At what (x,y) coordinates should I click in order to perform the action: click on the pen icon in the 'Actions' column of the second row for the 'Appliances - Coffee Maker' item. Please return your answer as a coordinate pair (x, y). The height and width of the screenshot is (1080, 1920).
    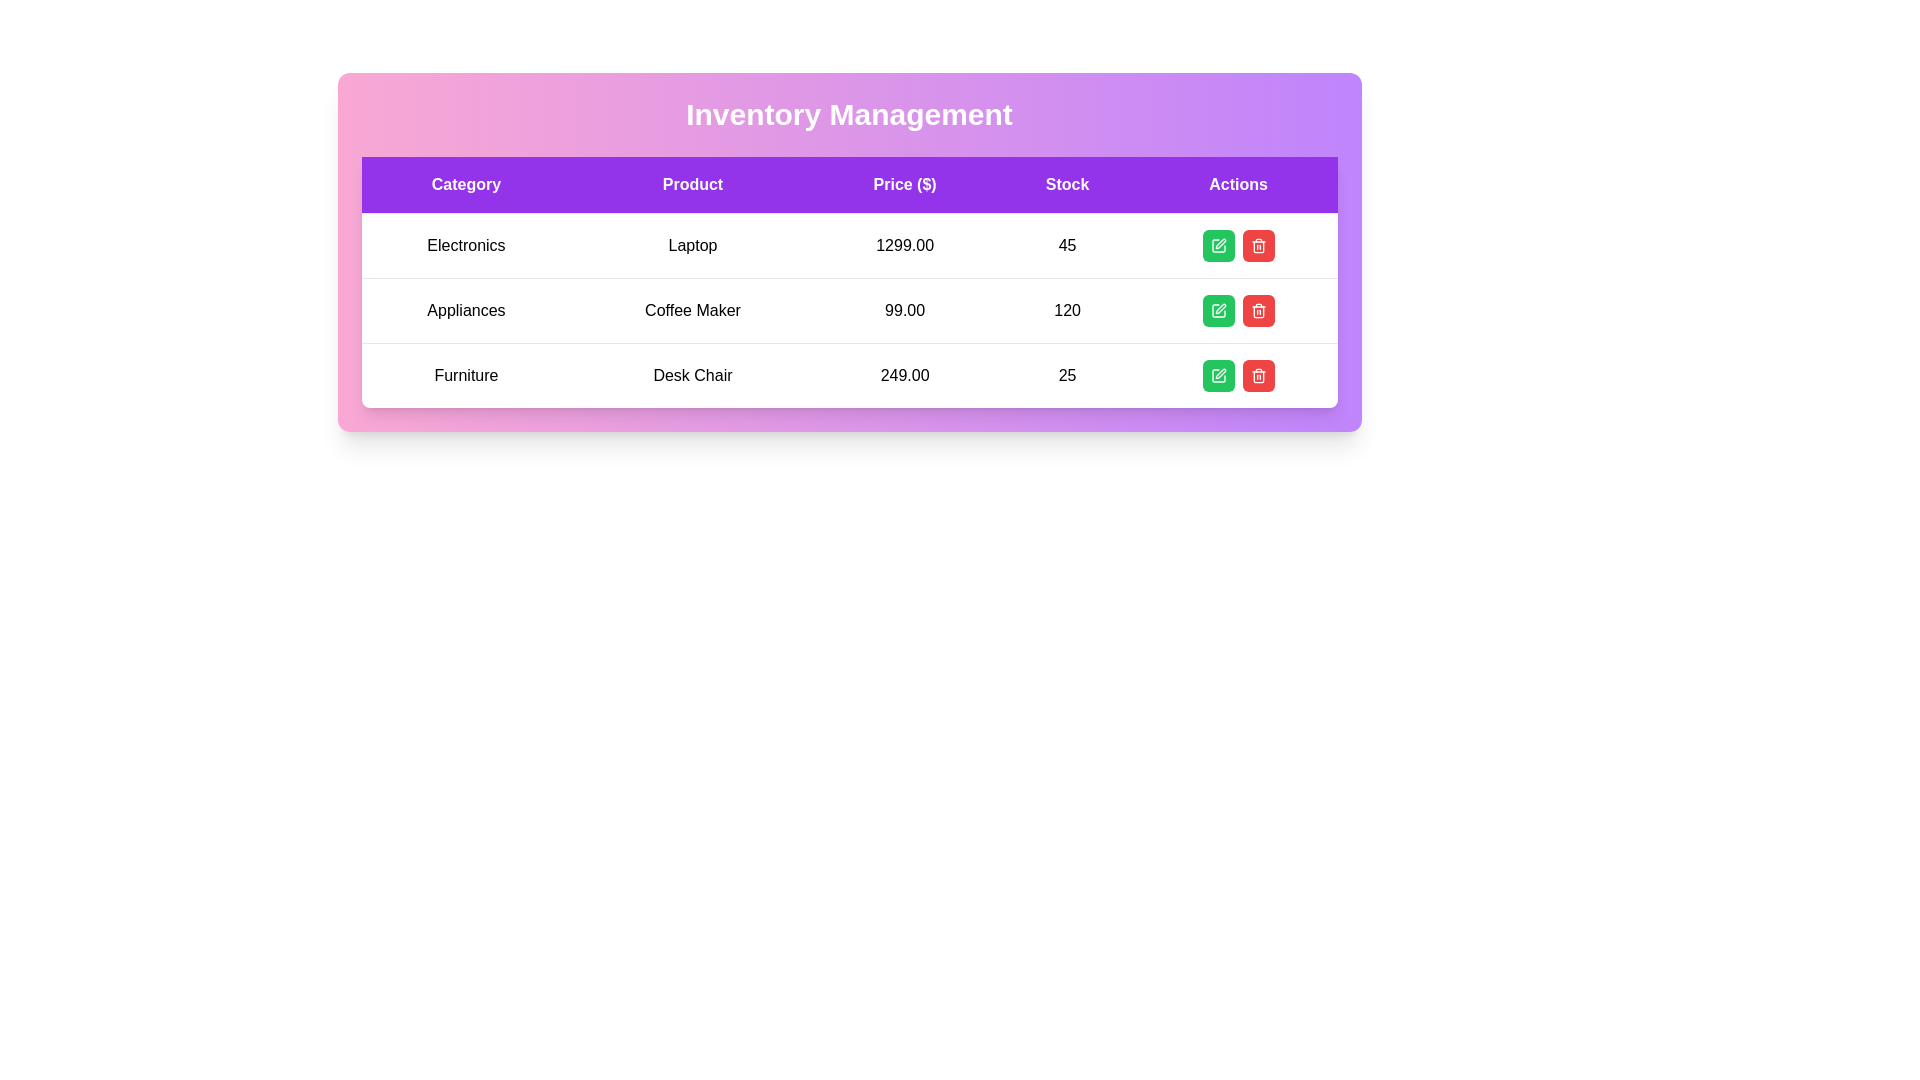
    Looking at the image, I should click on (1219, 308).